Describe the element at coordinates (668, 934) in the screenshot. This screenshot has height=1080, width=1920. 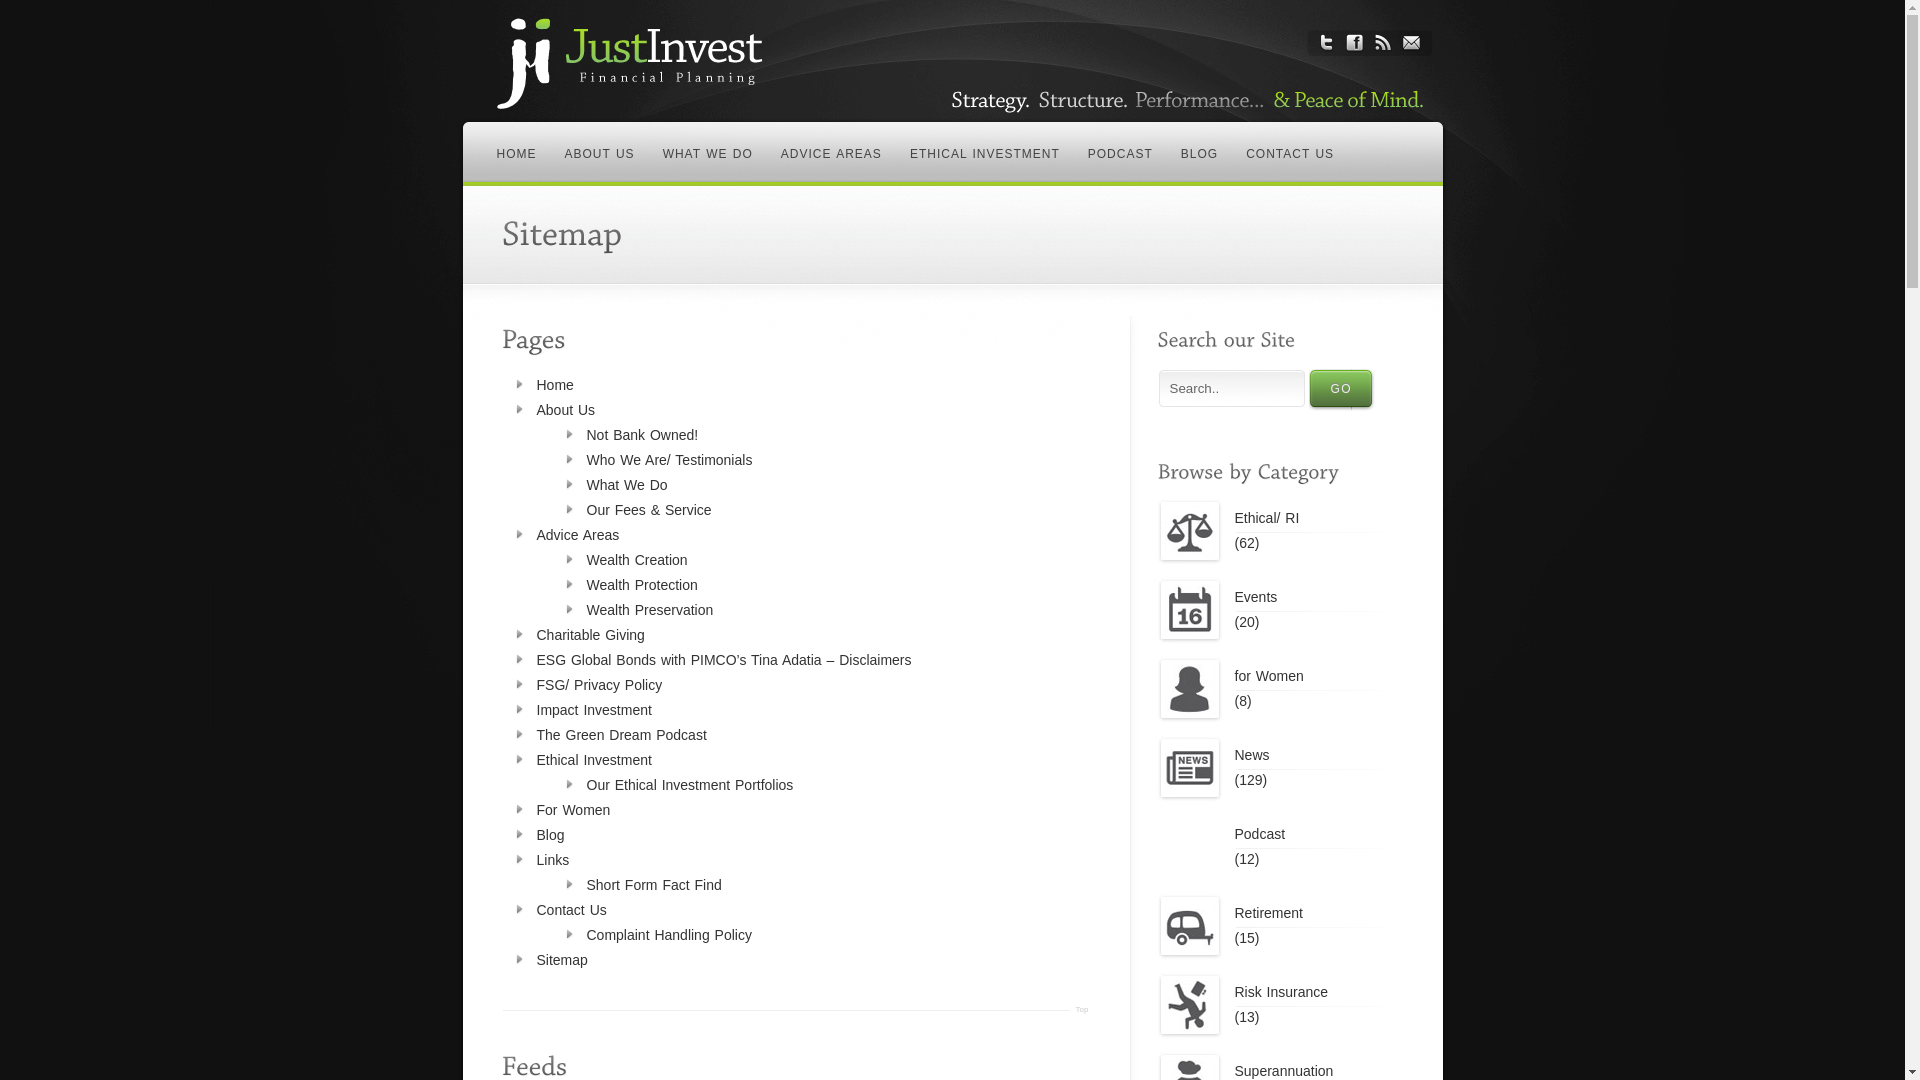
I see `'Complaint Handling Policy'` at that location.